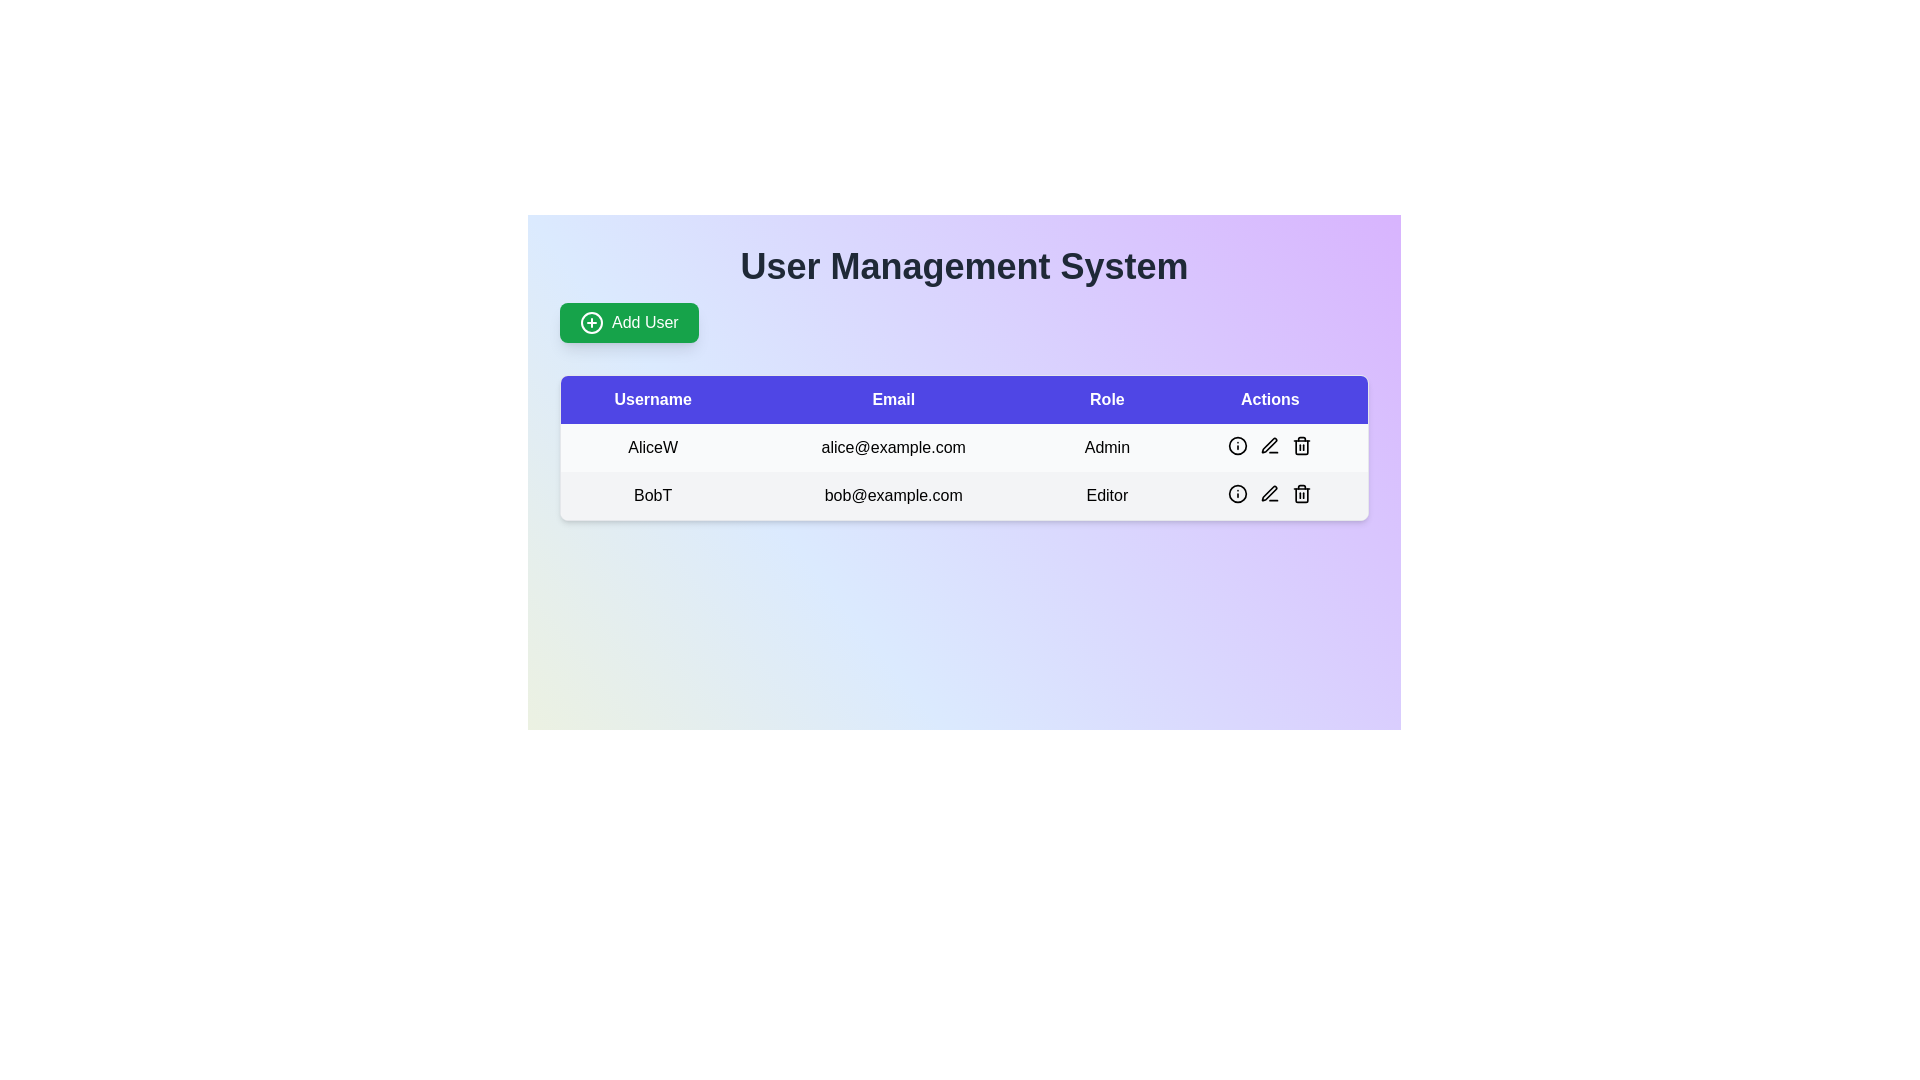 This screenshot has width=1920, height=1080. What do you see at coordinates (653, 495) in the screenshot?
I see `the static text label displaying 'BobT', which is the first cell of the second row under the 'Username' column in the table` at bounding box center [653, 495].